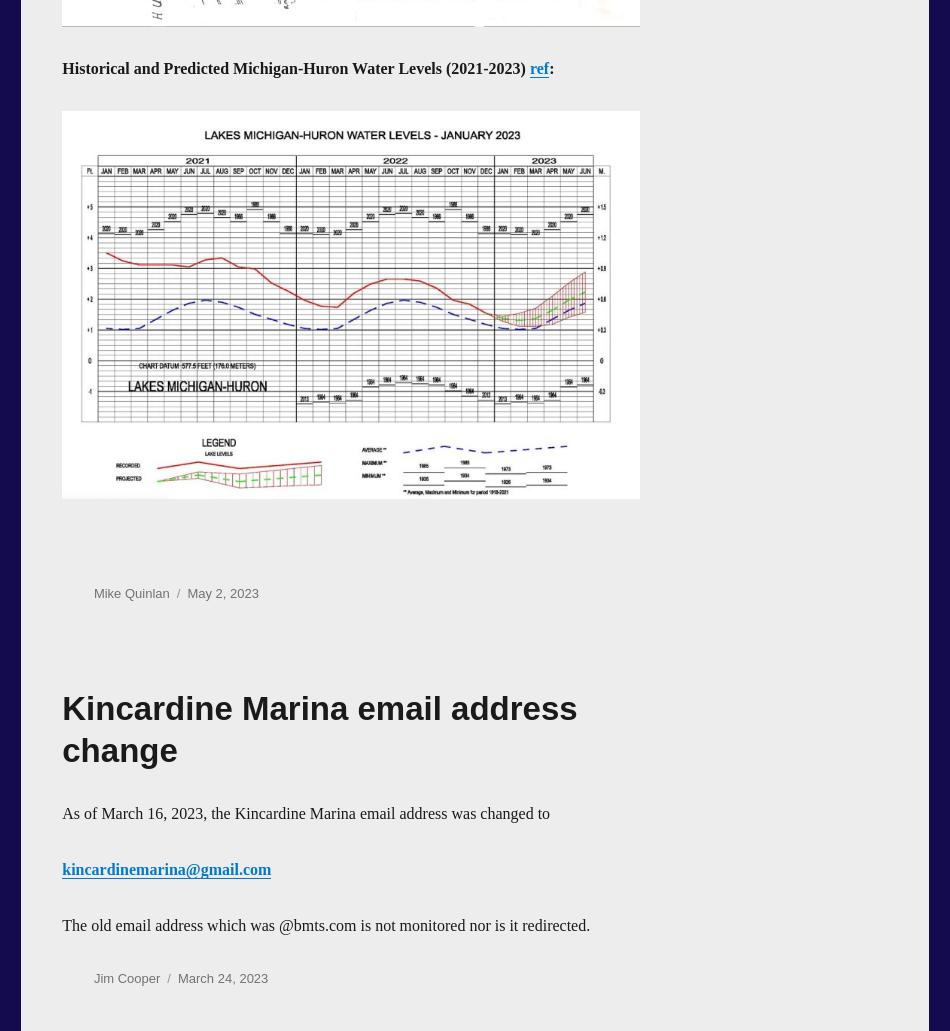 The image size is (950, 1031). Describe the element at coordinates (318, 727) in the screenshot. I see `'Kincardine Marina email address change'` at that location.